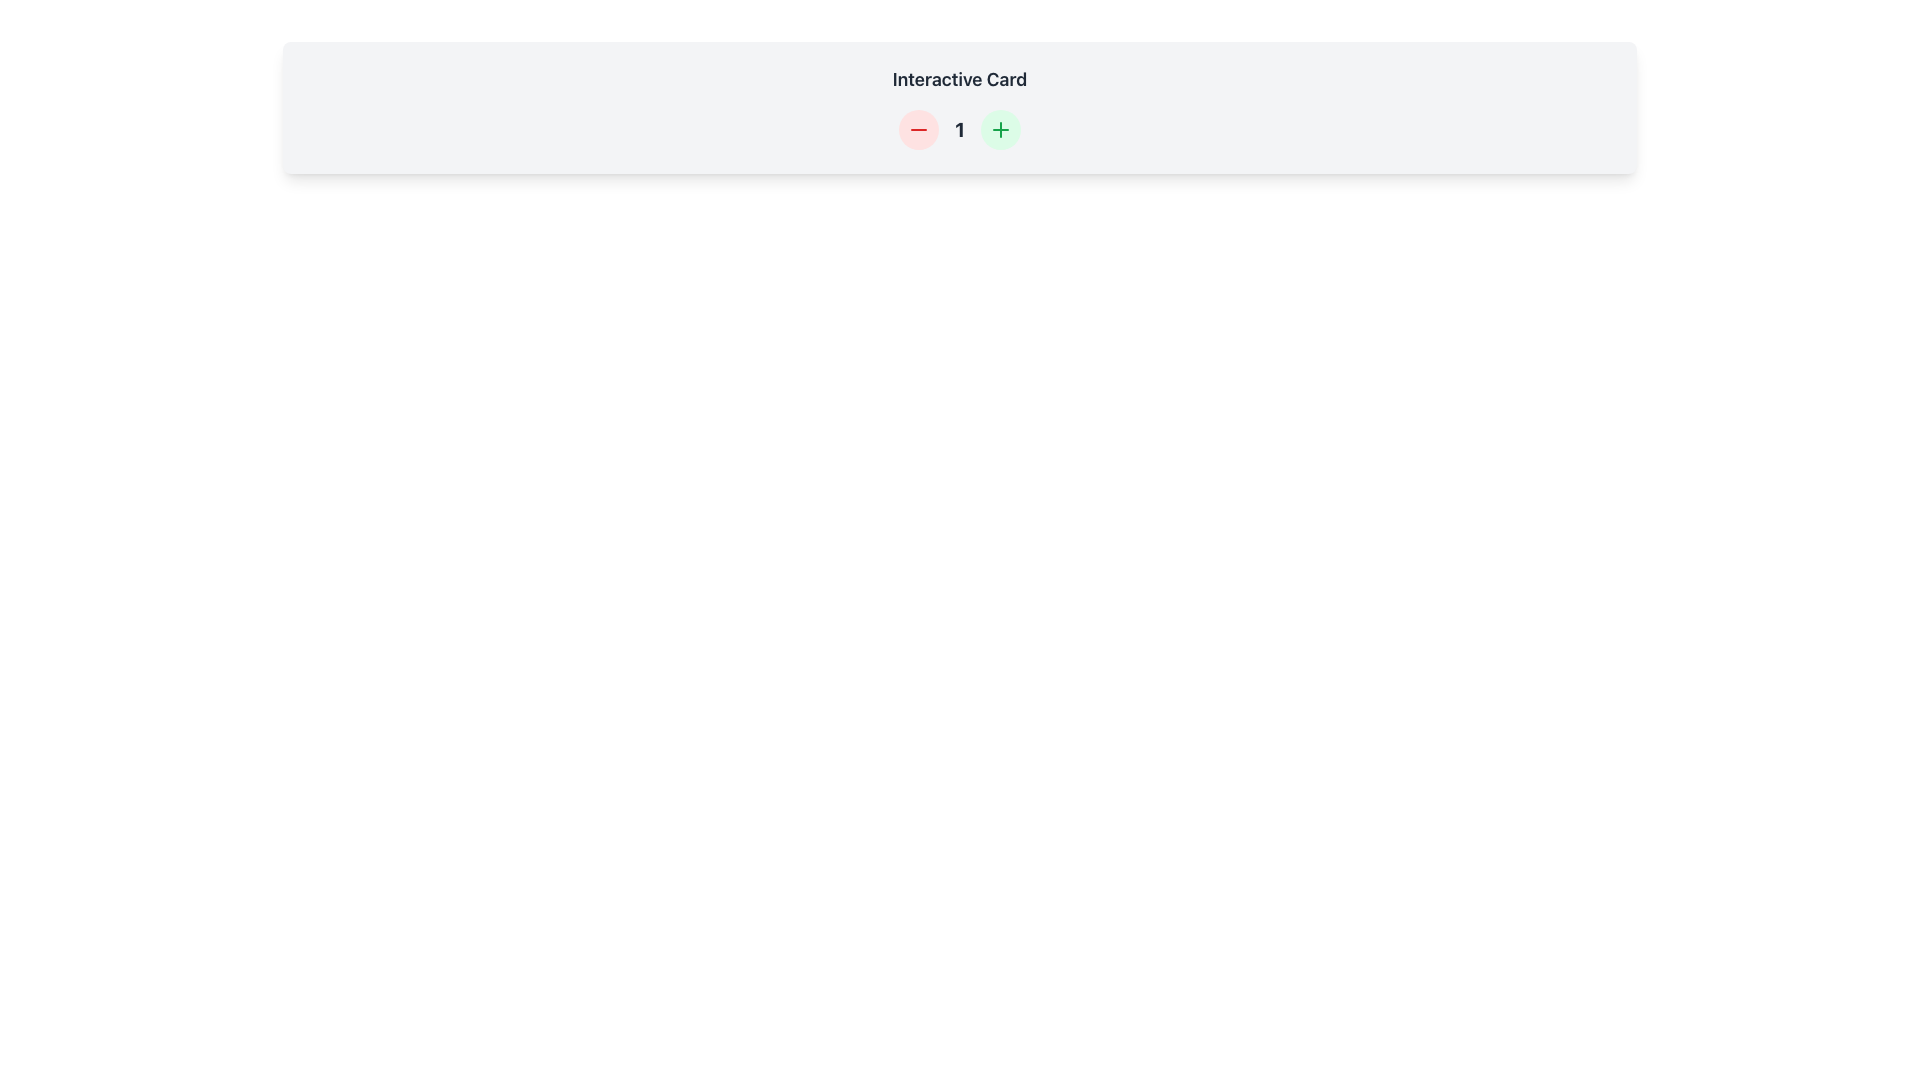 Image resolution: width=1920 pixels, height=1080 pixels. What do you see at coordinates (960, 130) in the screenshot?
I see `the Text label that displays the current value or count, positioned centrally between a minus sign on the left and a plus sign on the right` at bounding box center [960, 130].